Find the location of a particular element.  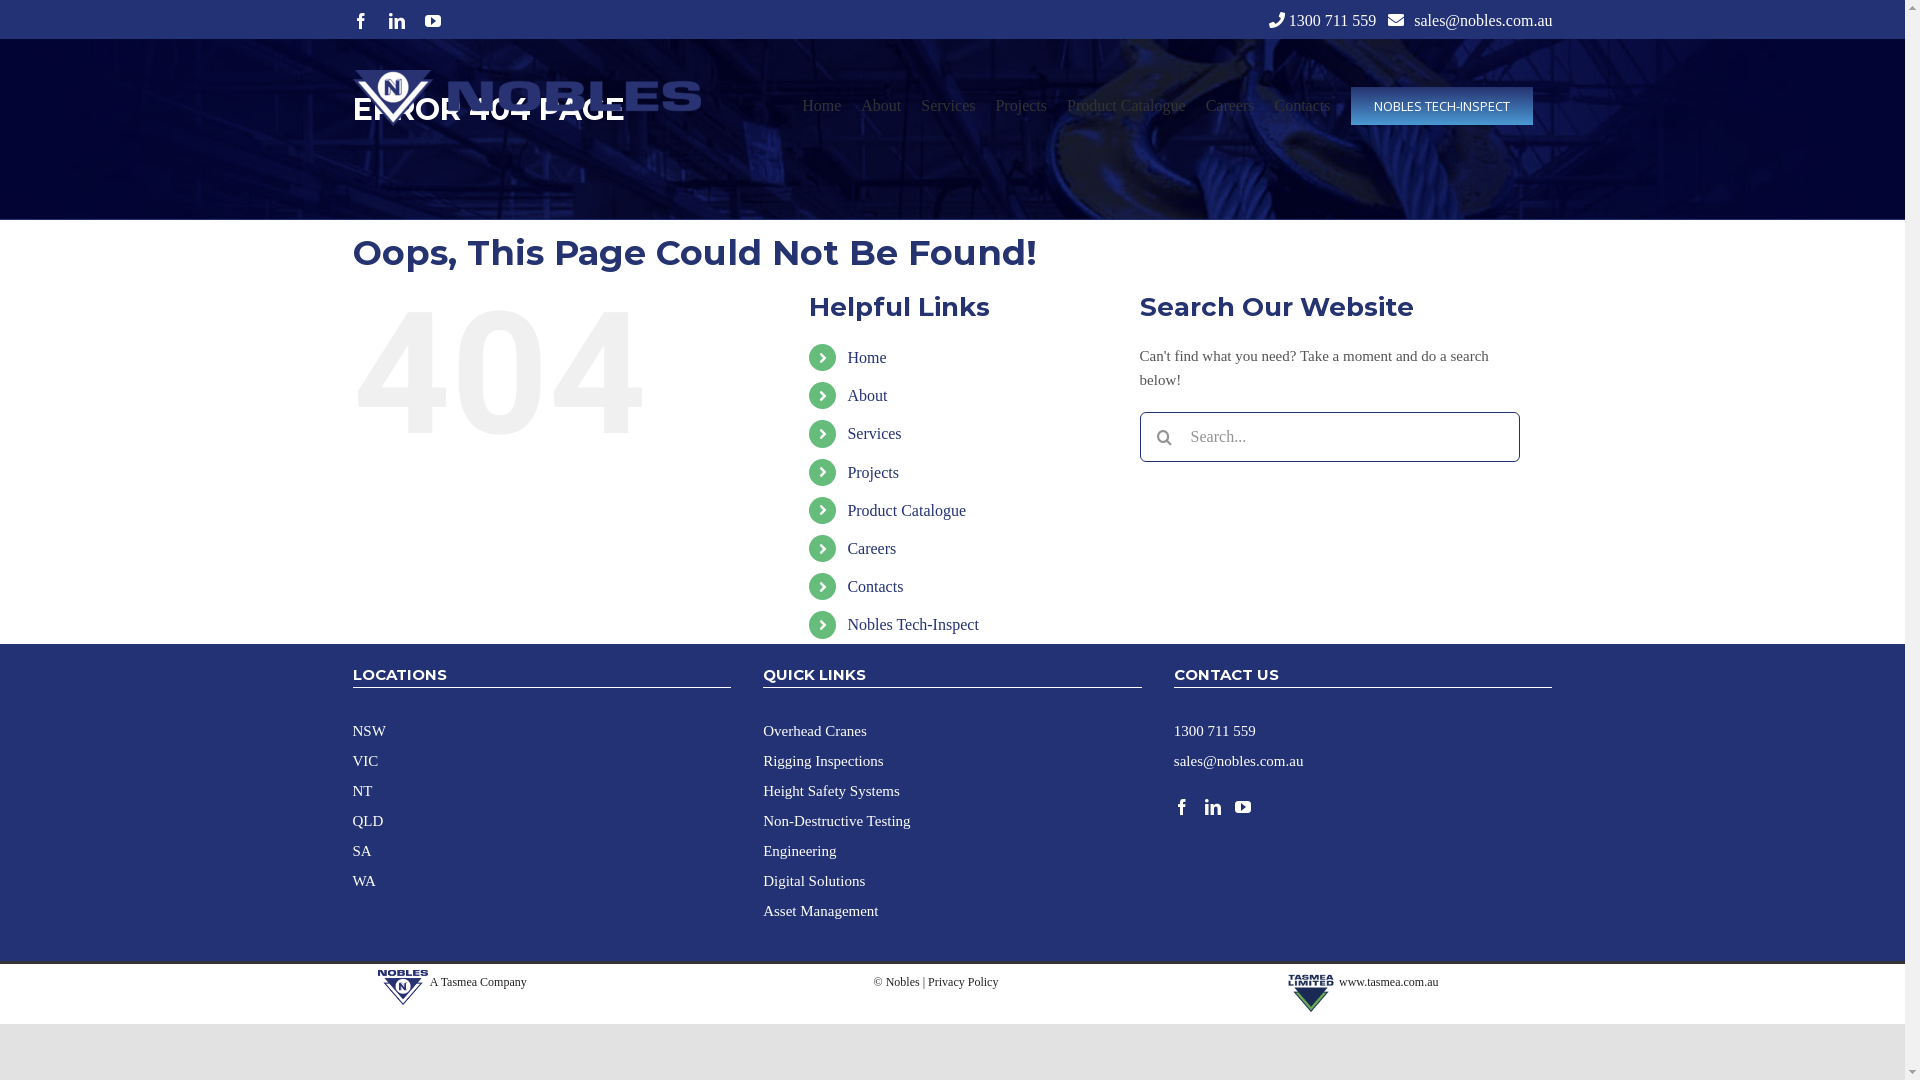

'NSW' is located at coordinates (368, 729).